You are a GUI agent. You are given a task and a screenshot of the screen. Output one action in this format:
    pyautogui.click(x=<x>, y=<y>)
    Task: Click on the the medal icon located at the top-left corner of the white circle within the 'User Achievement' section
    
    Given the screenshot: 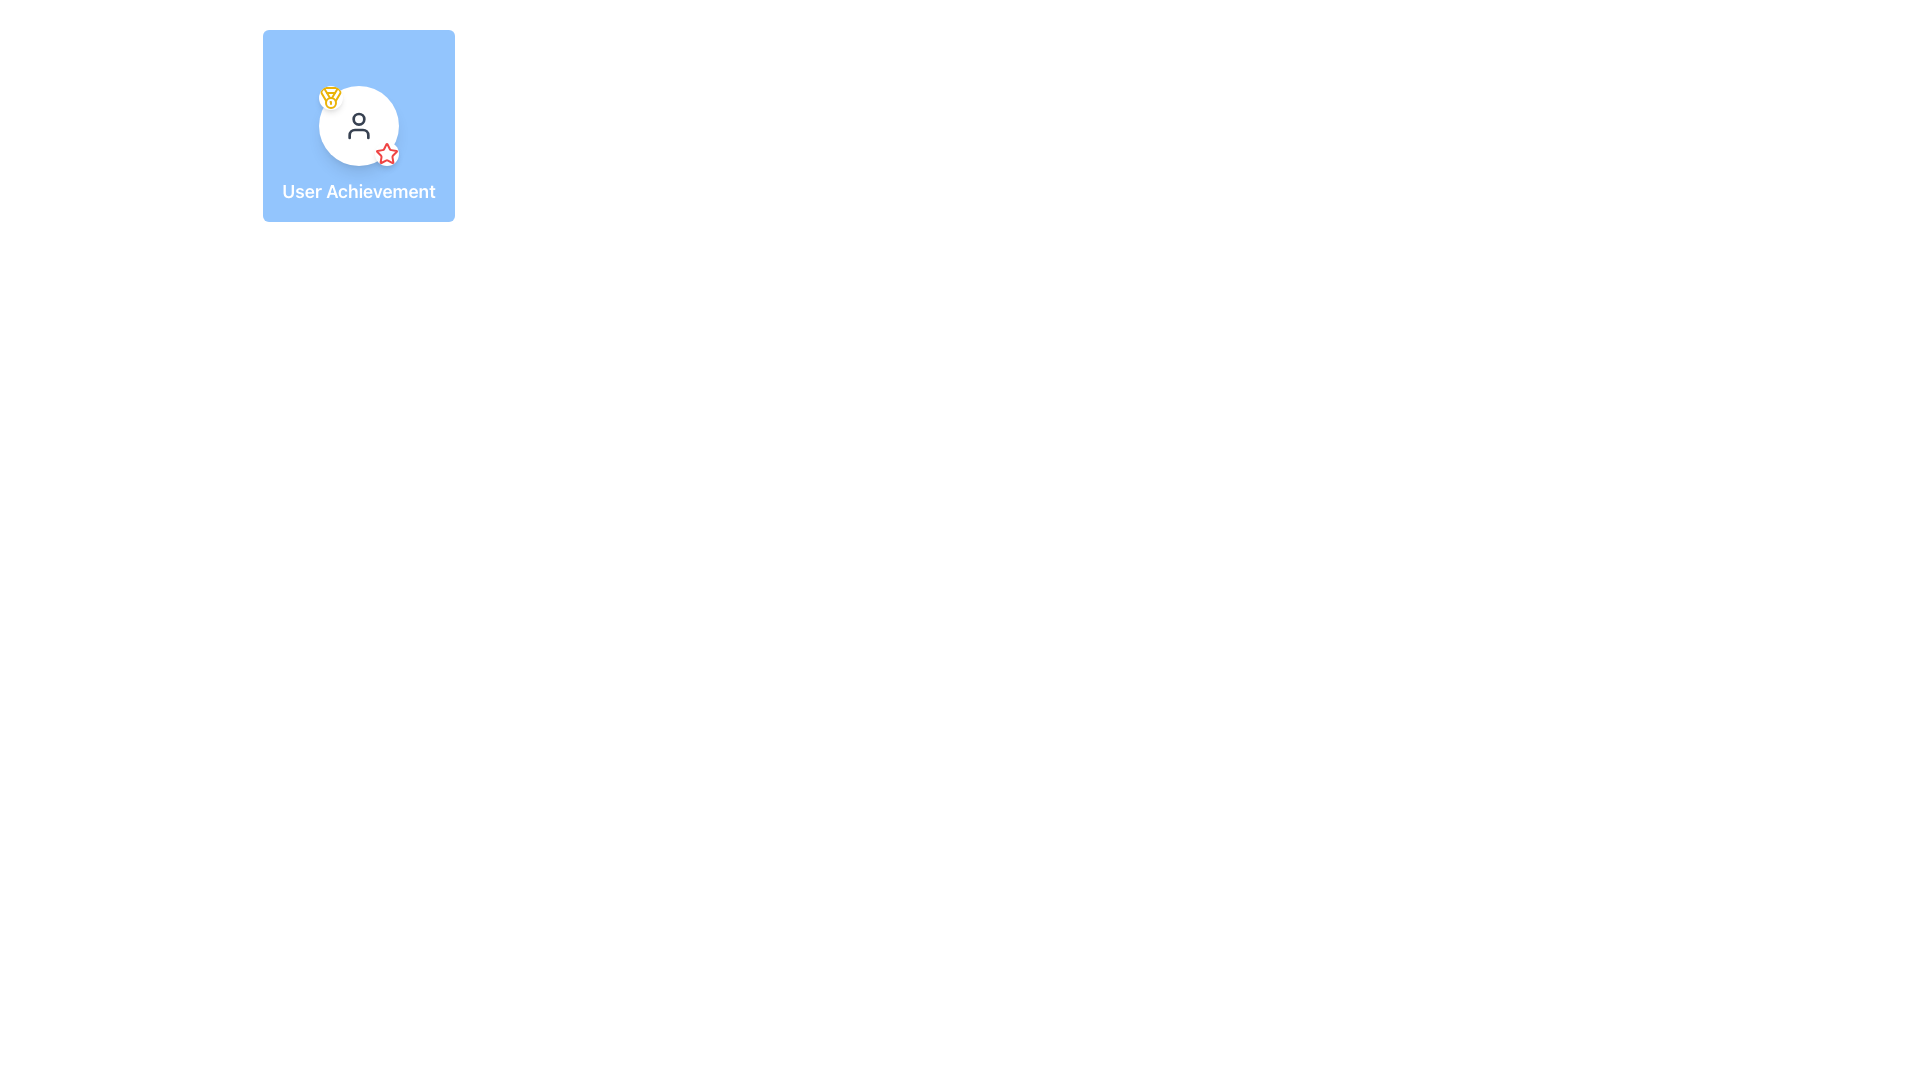 What is the action you would take?
    pyautogui.click(x=331, y=97)
    